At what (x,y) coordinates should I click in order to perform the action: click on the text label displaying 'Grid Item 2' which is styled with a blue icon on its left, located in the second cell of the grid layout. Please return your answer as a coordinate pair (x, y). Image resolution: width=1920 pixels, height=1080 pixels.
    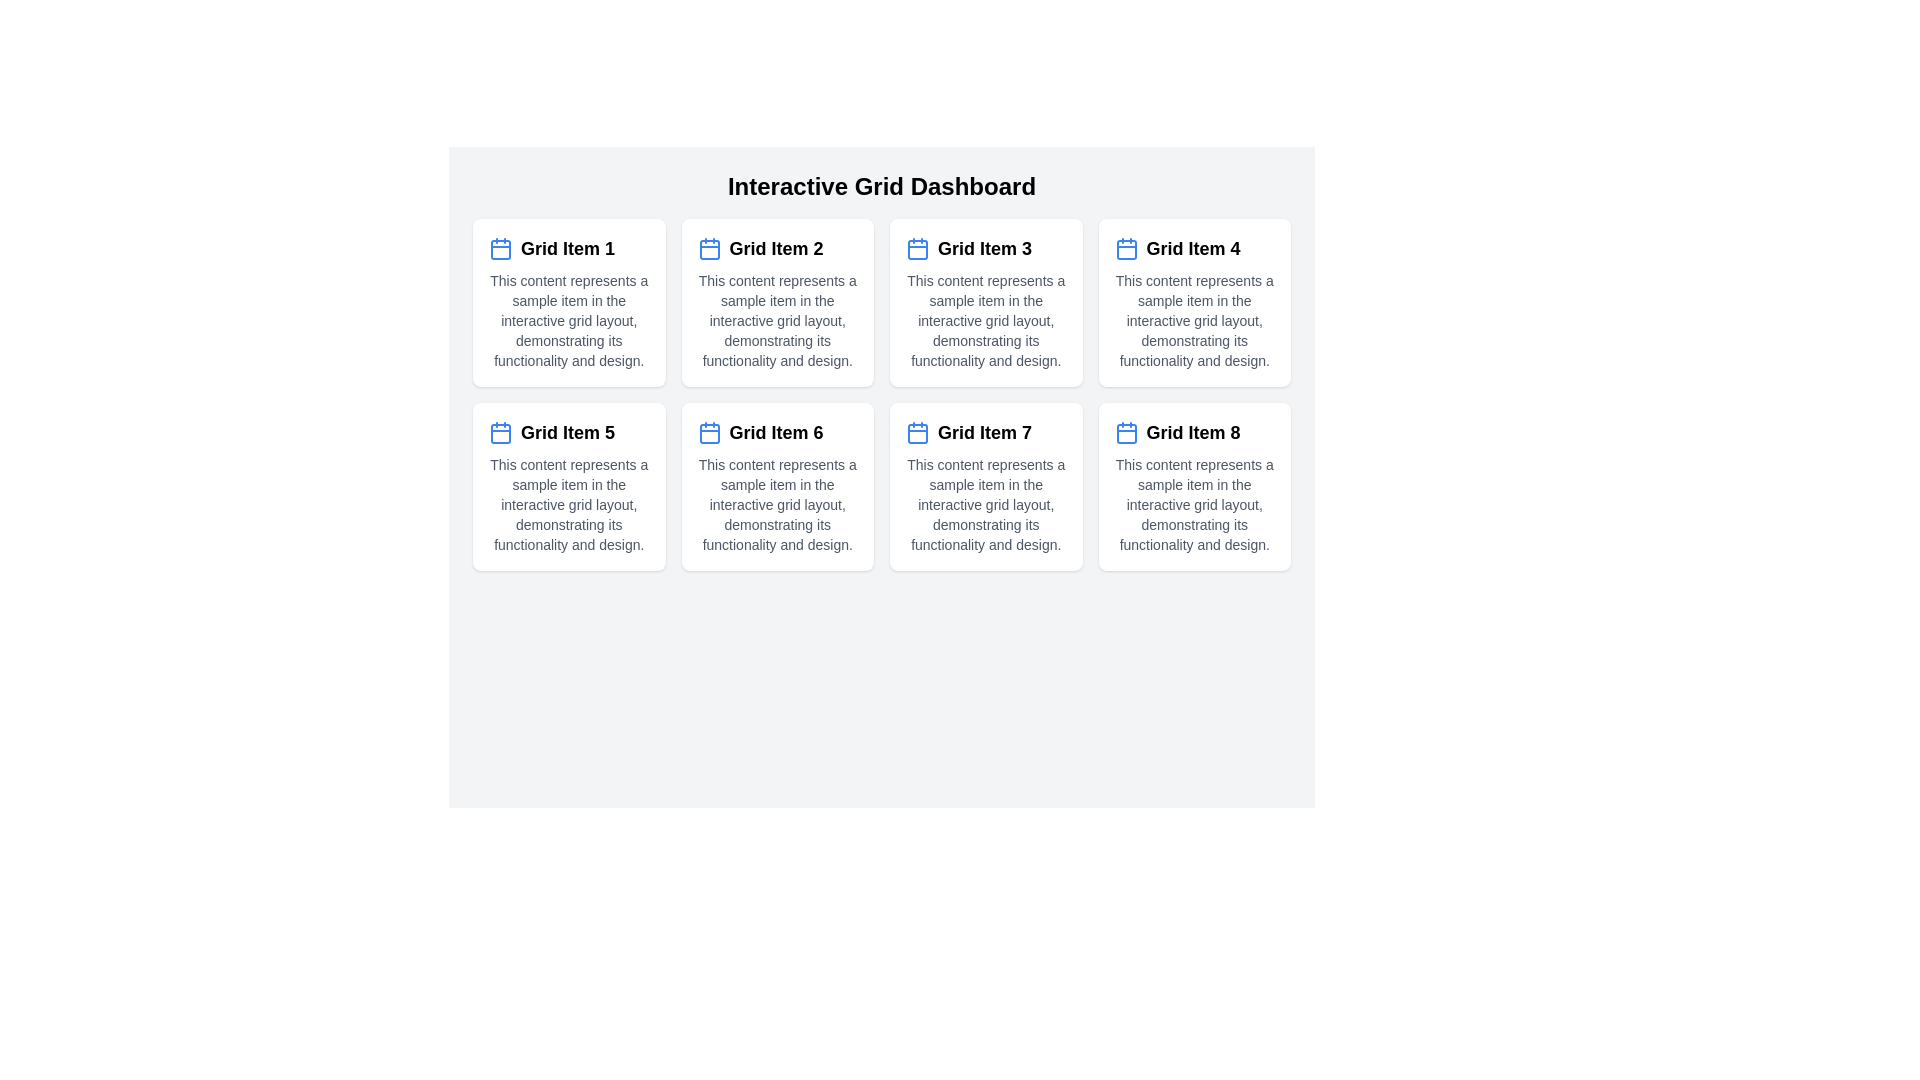
    Looking at the image, I should click on (775, 248).